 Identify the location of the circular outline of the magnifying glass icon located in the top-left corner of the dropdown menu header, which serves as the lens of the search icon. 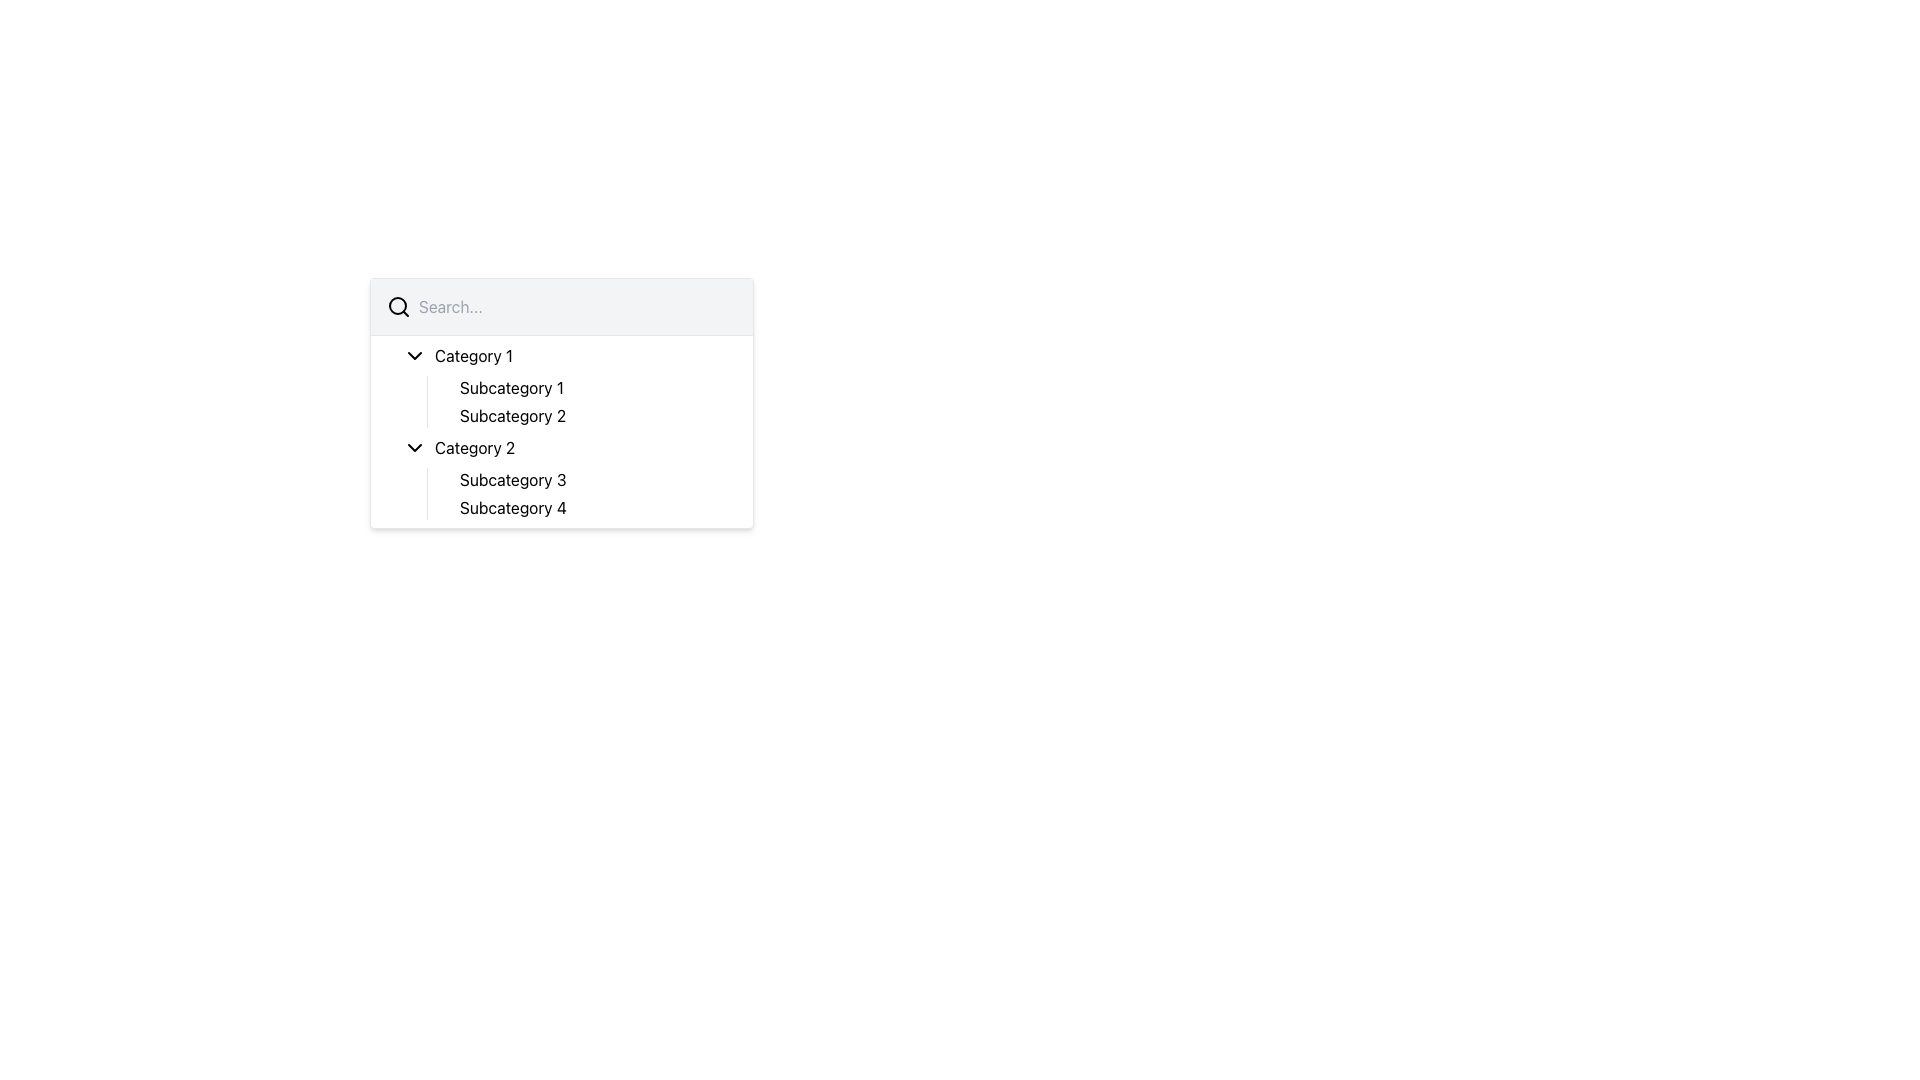
(398, 305).